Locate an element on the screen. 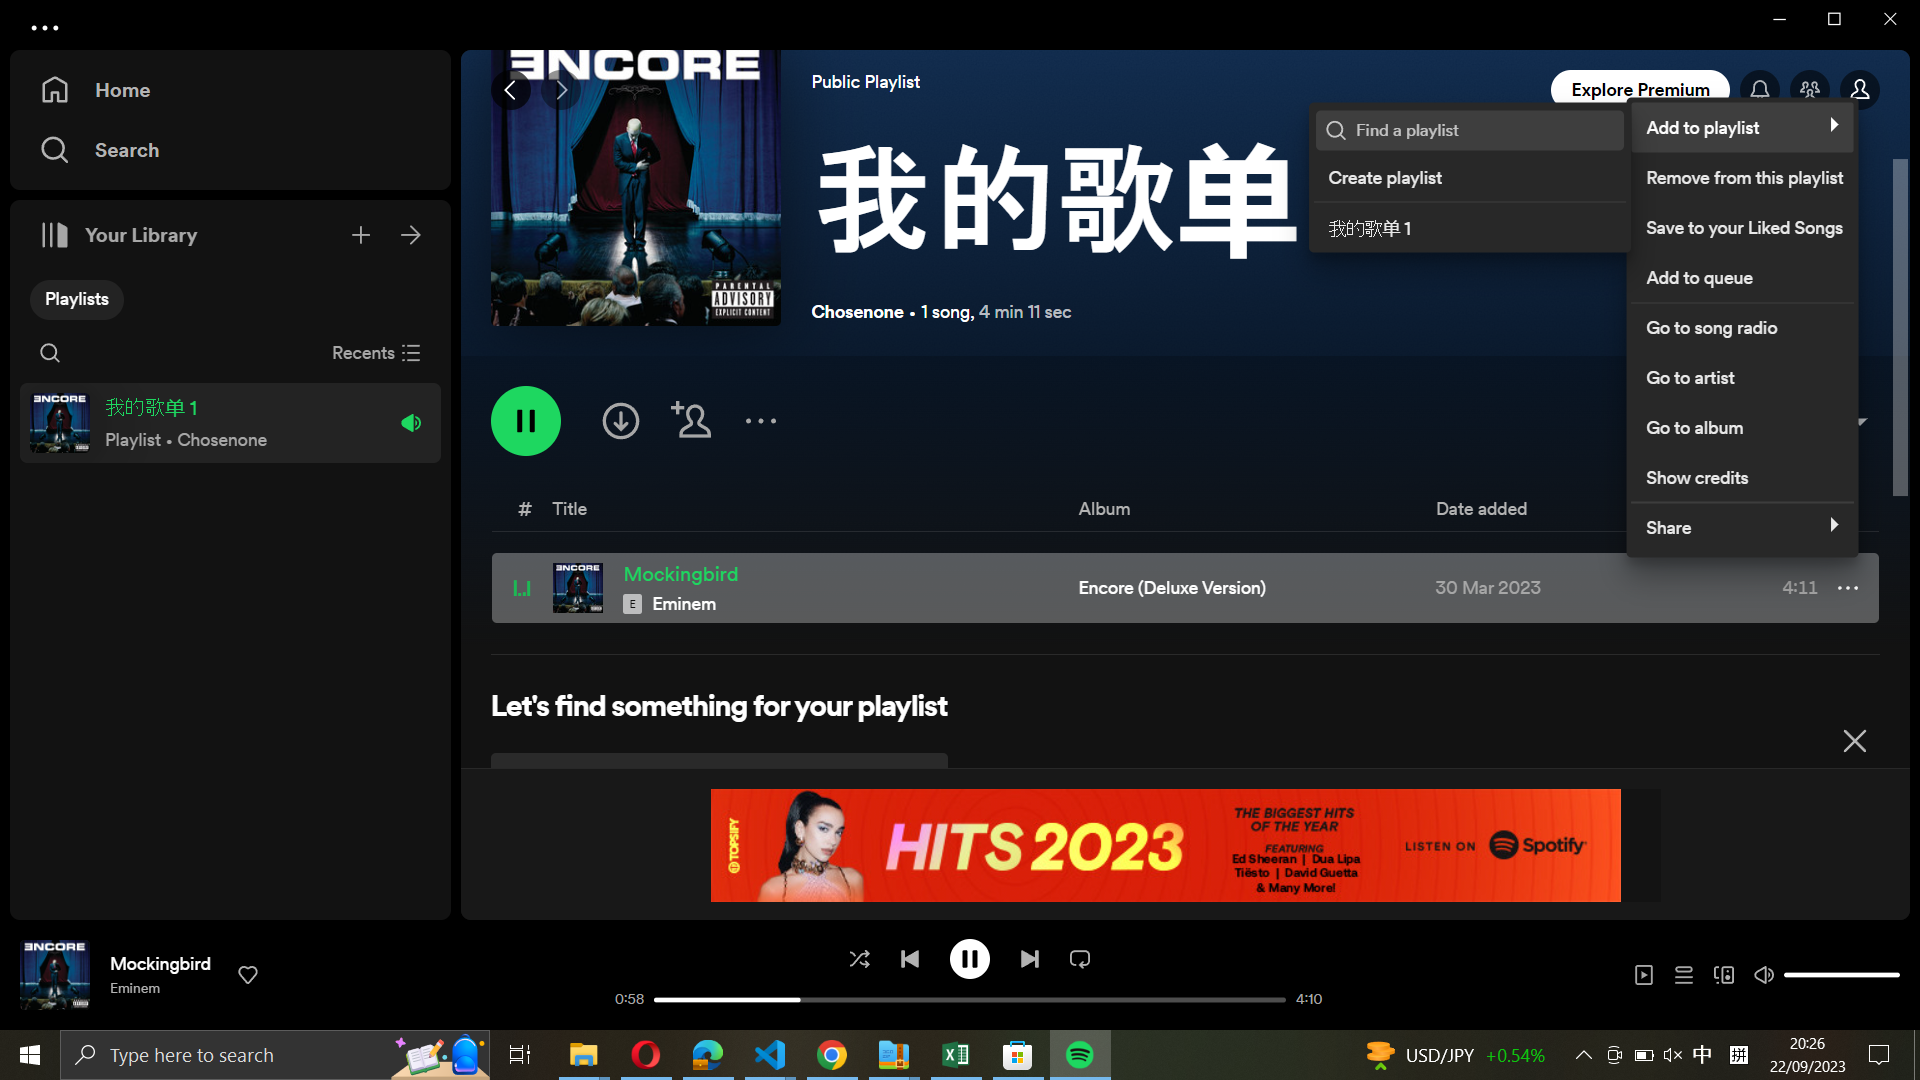 The width and height of the screenshot is (1920, 1080). Share the song is located at coordinates (1736, 523).